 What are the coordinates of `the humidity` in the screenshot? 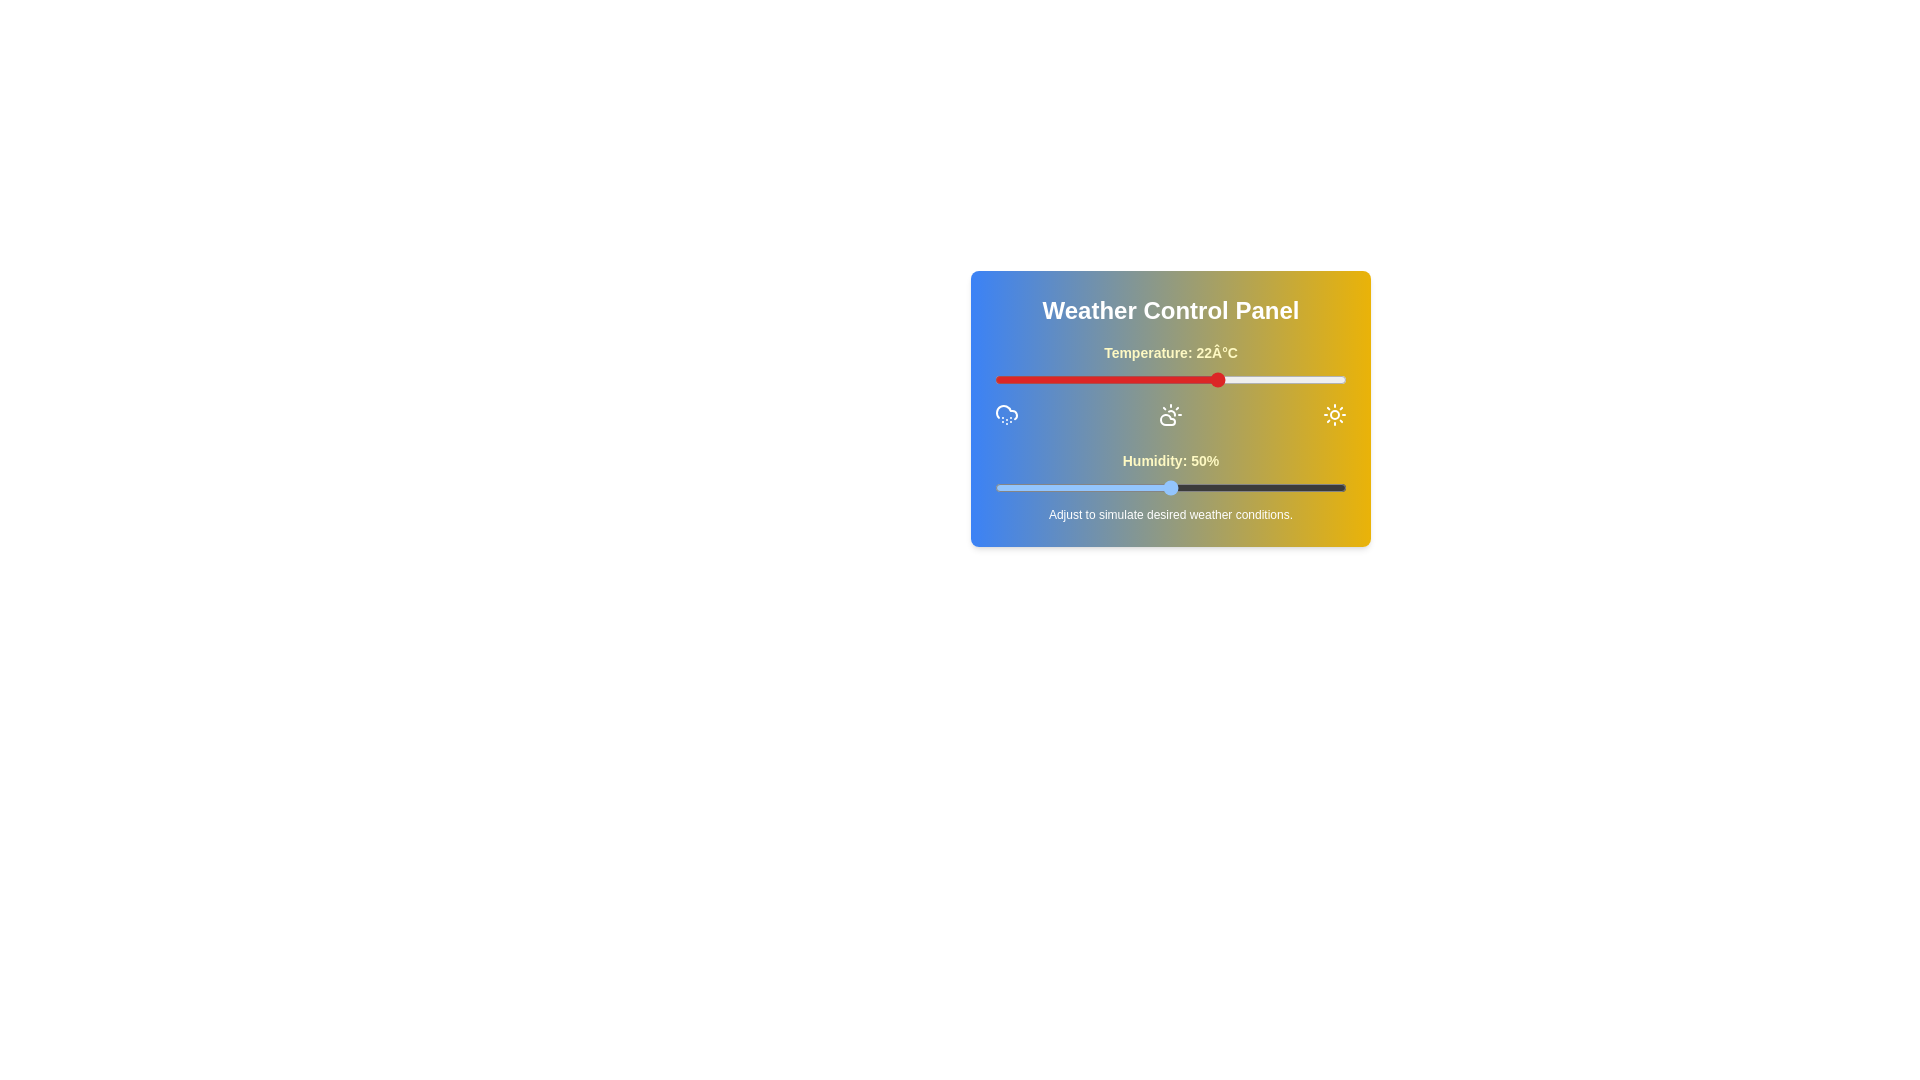 It's located at (1106, 488).